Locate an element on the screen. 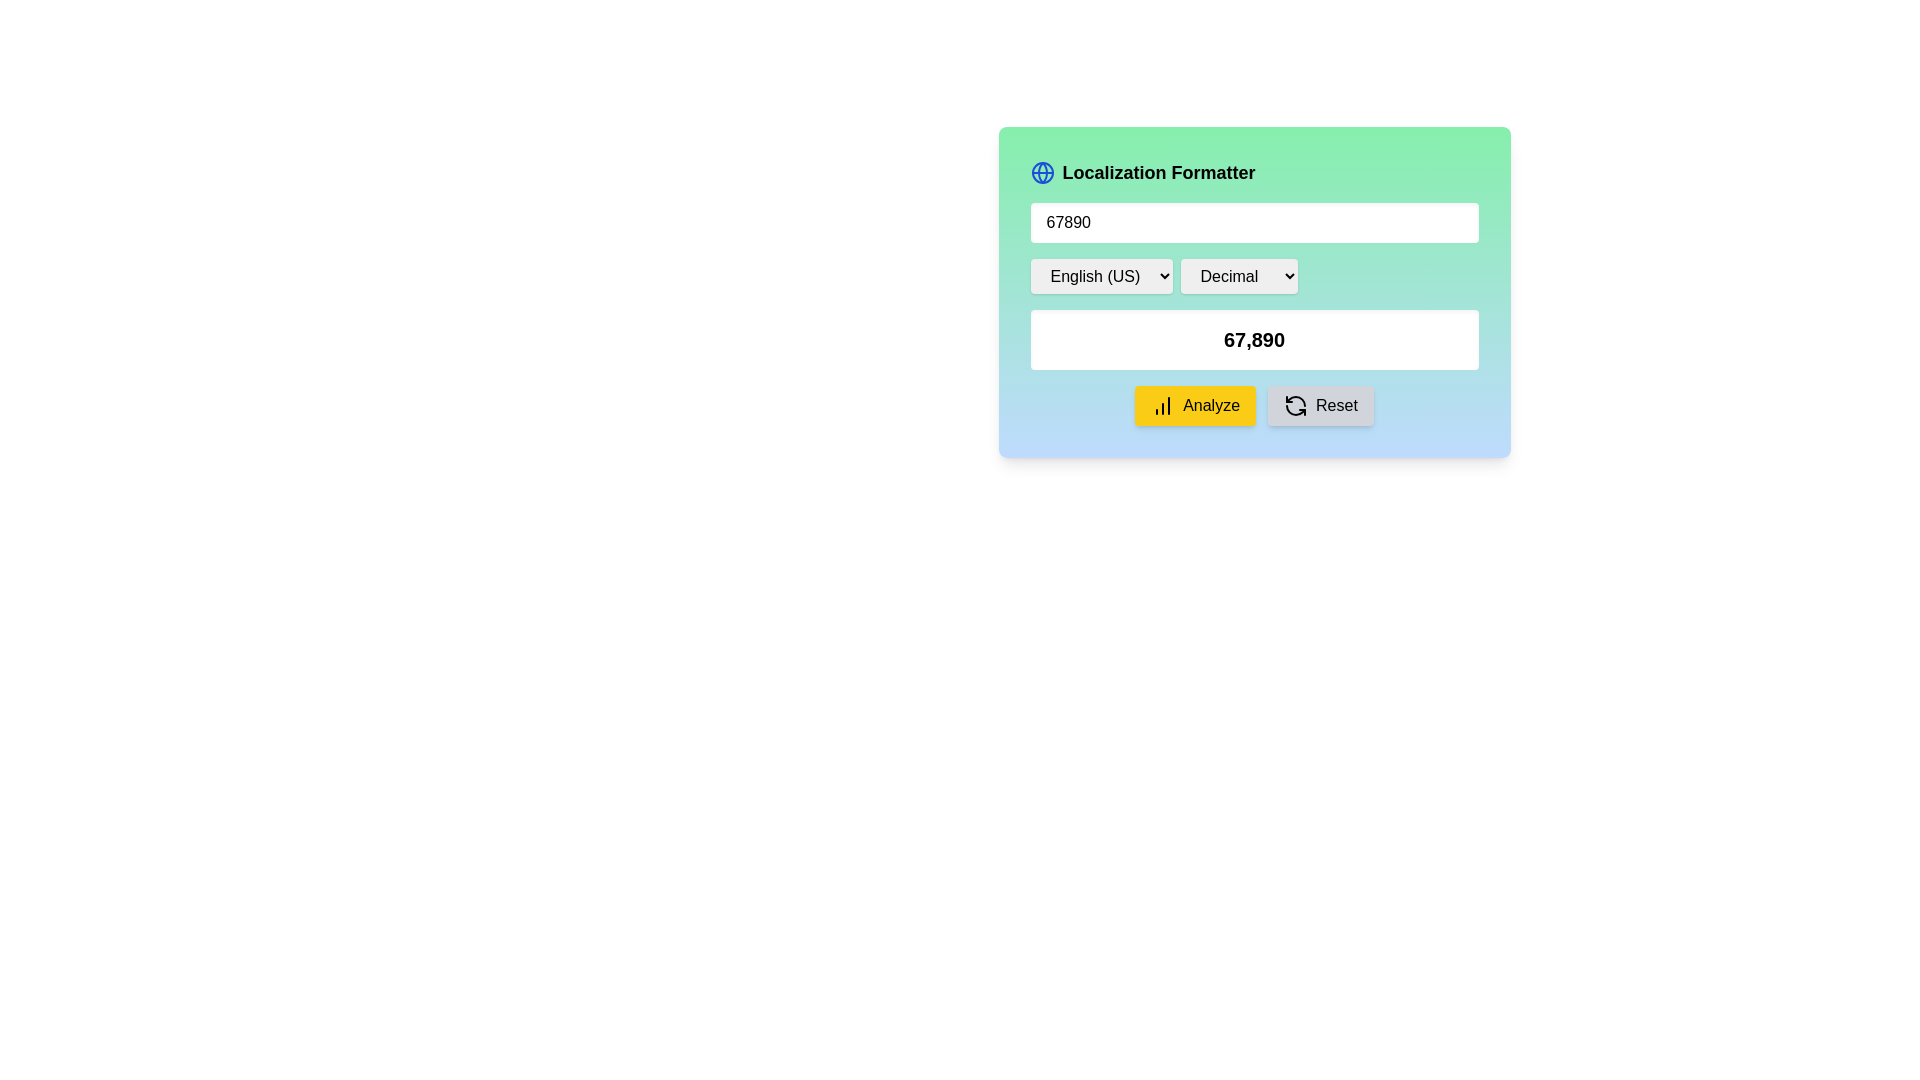 The height and width of the screenshot is (1080, 1920). the SVG Circle with a blue outline located in the top-left corner of the form interface, adjacent to the title 'Localization Formatter' is located at coordinates (1041, 172).